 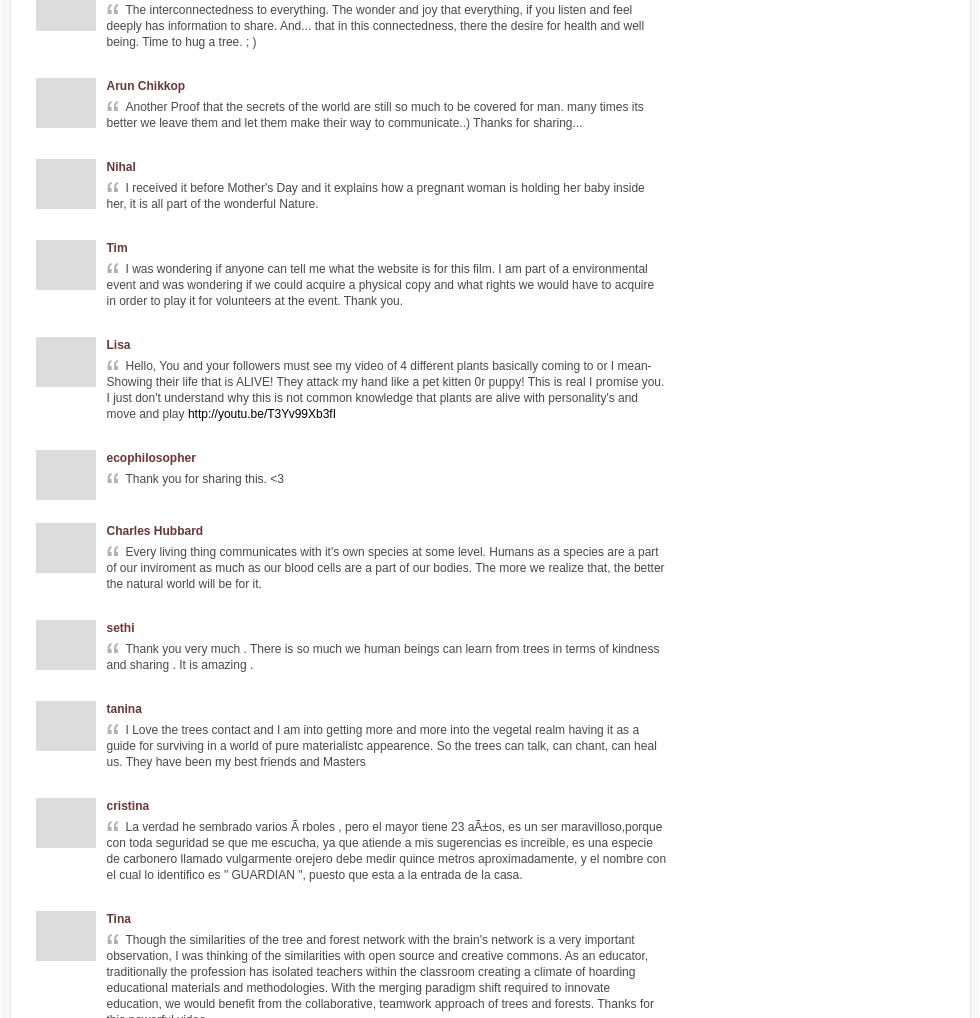 What do you see at coordinates (381, 744) in the screenshot?
I see `'I Love the trees contact and I am into getting more and more into the vegetal realm having it as a guide for surviving in a world of pure materialistc appearence. So the trees can talk, can chant, can heal us. They have been my best friends and Masters'` at bounding box center [381, 744].